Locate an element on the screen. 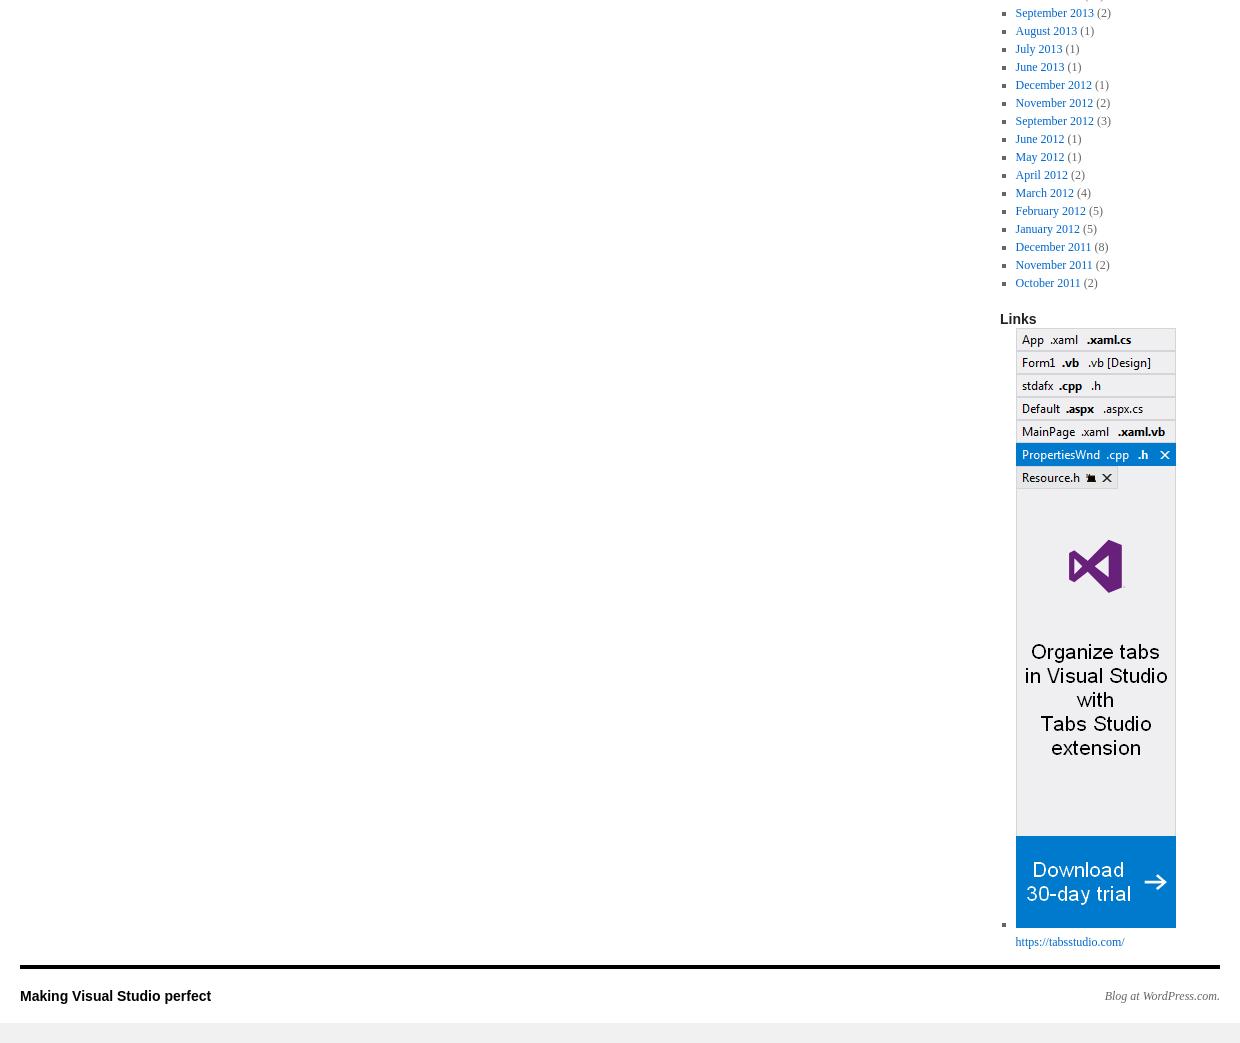 This screenshot has width=1240, height=1043. 'December 2011' is located at coordinates (1053, 246).